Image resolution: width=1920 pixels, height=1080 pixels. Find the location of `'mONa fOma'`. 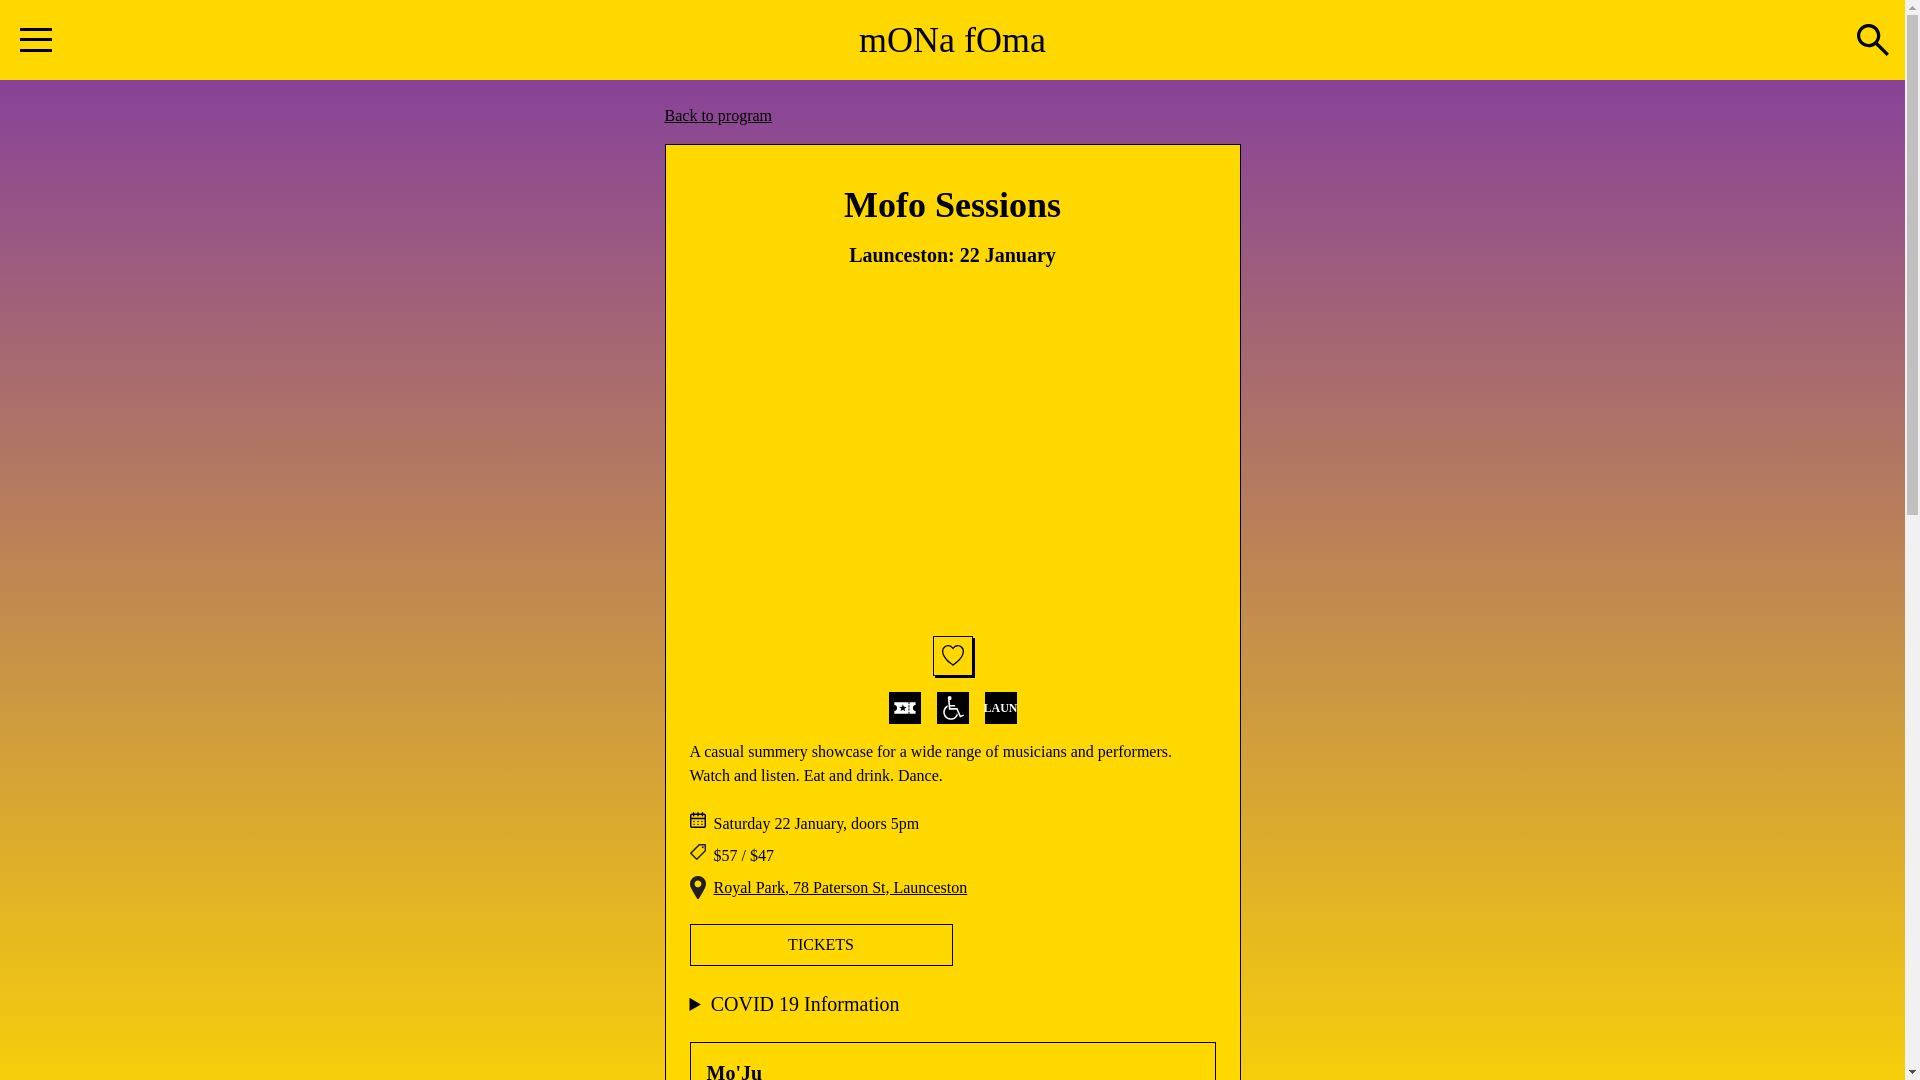

'mONa fOma' is located at coordinates (950, 39).